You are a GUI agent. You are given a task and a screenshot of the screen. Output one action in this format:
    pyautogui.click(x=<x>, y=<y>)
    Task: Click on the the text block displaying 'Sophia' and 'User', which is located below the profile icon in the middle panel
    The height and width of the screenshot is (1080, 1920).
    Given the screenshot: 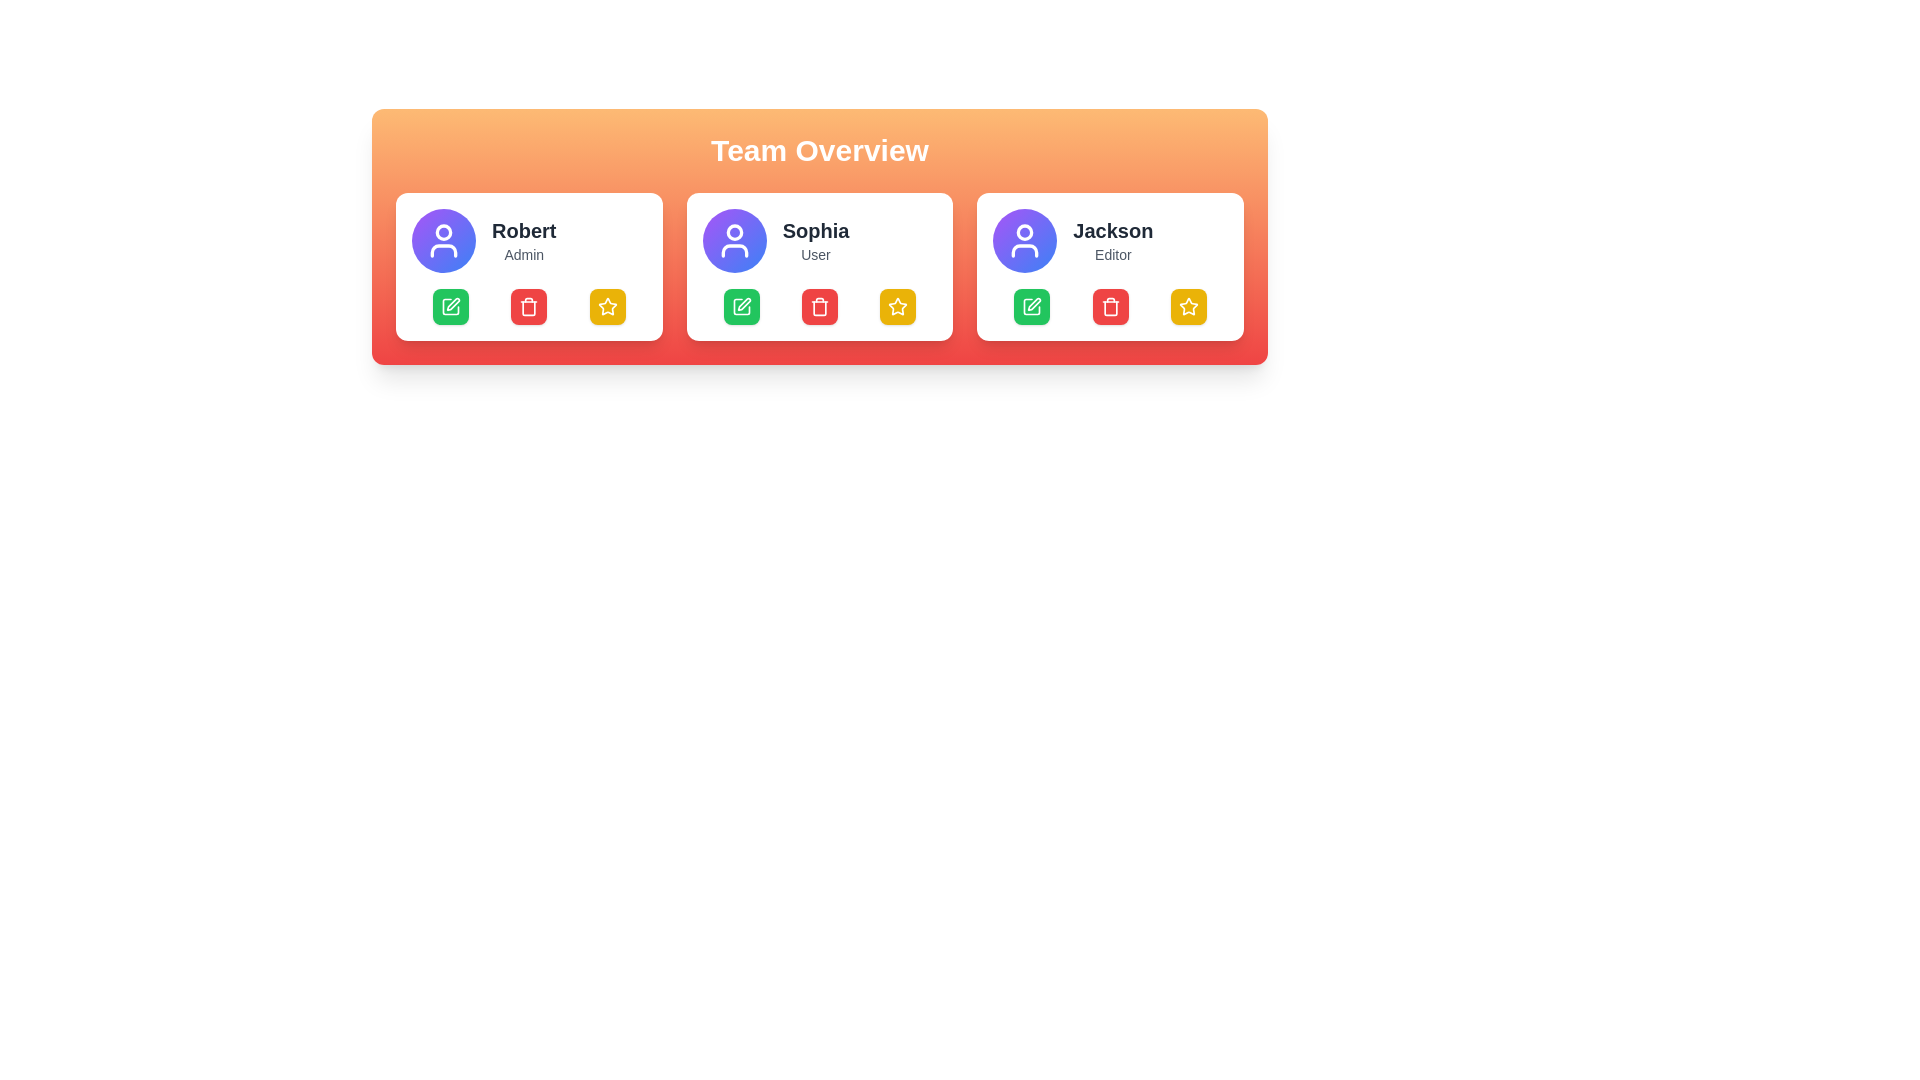 What is the action you would take?
    pyautogui.click(x=816, y=239)
    